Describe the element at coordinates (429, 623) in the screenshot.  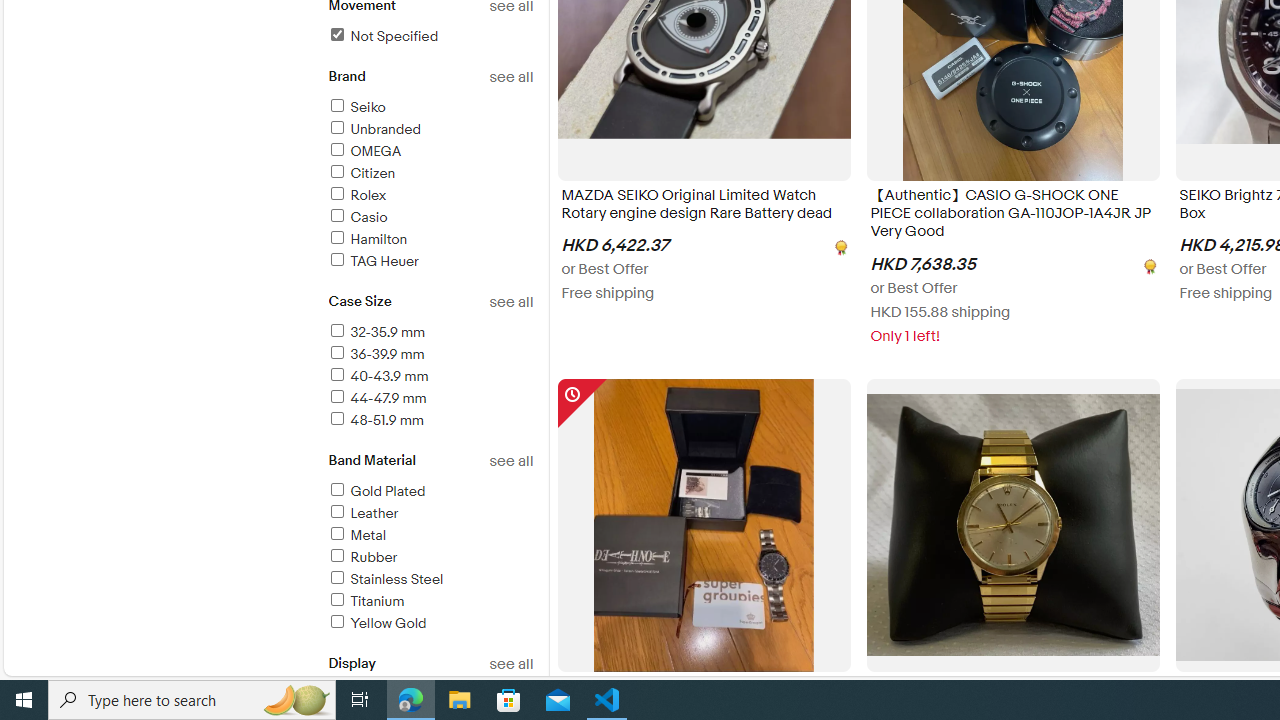
I see `'Yellow Gold'` at that location.